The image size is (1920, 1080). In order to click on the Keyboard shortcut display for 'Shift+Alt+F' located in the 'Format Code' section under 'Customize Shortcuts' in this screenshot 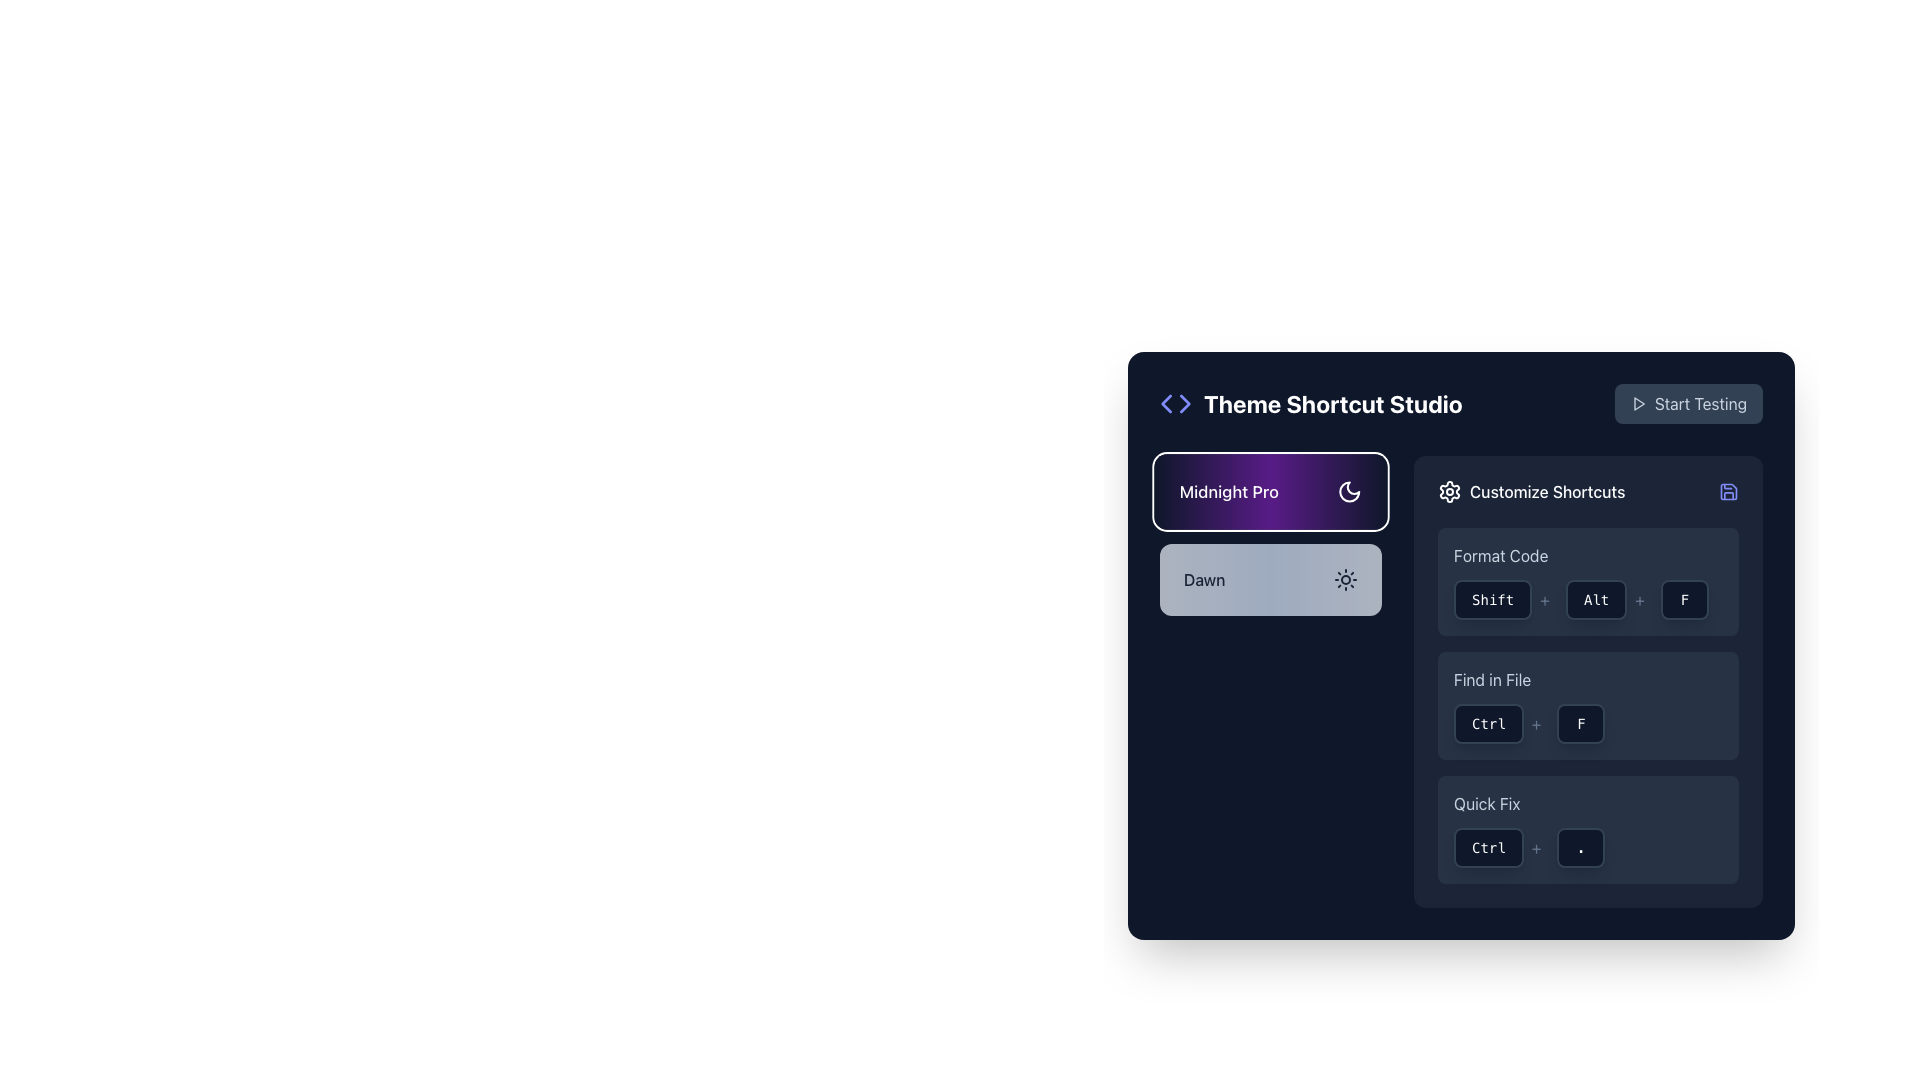, I will do `click(1587, 599)`.